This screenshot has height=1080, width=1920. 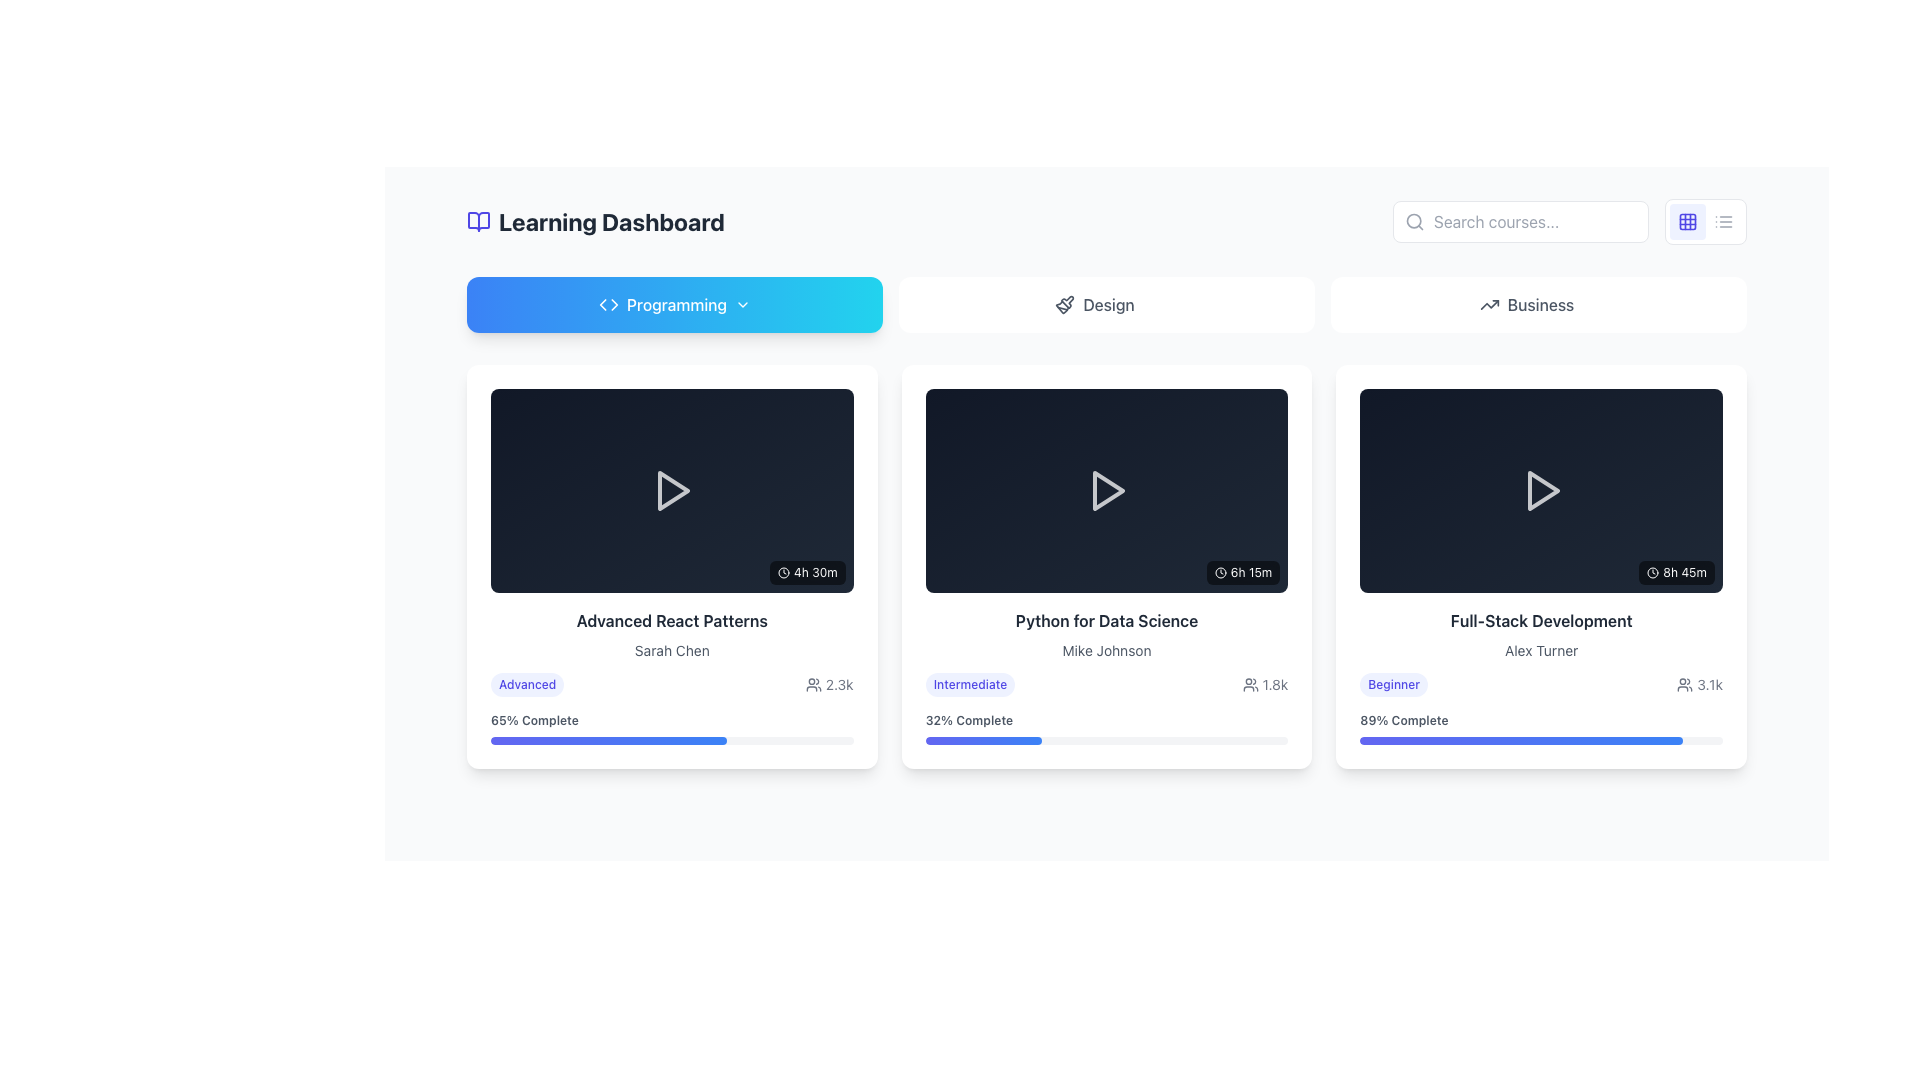 What do you see at coordinates (1540, 740) in the screenshot?
I see `the progress visually indicated by the progress bar labeled '89% Complete' located beneath the 'Full-Stack Development' course card in the dashboard` at bounding box center [1540, 740].